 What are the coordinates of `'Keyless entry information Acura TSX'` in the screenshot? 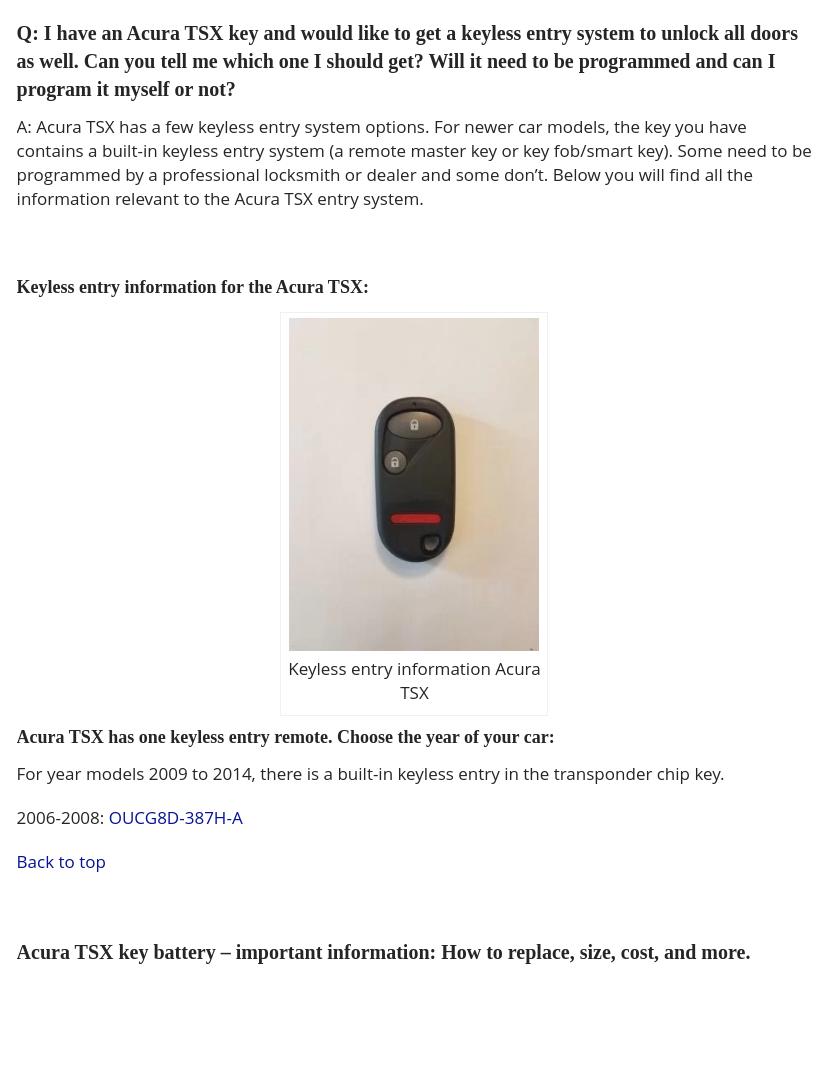 It's located at (286, 679).